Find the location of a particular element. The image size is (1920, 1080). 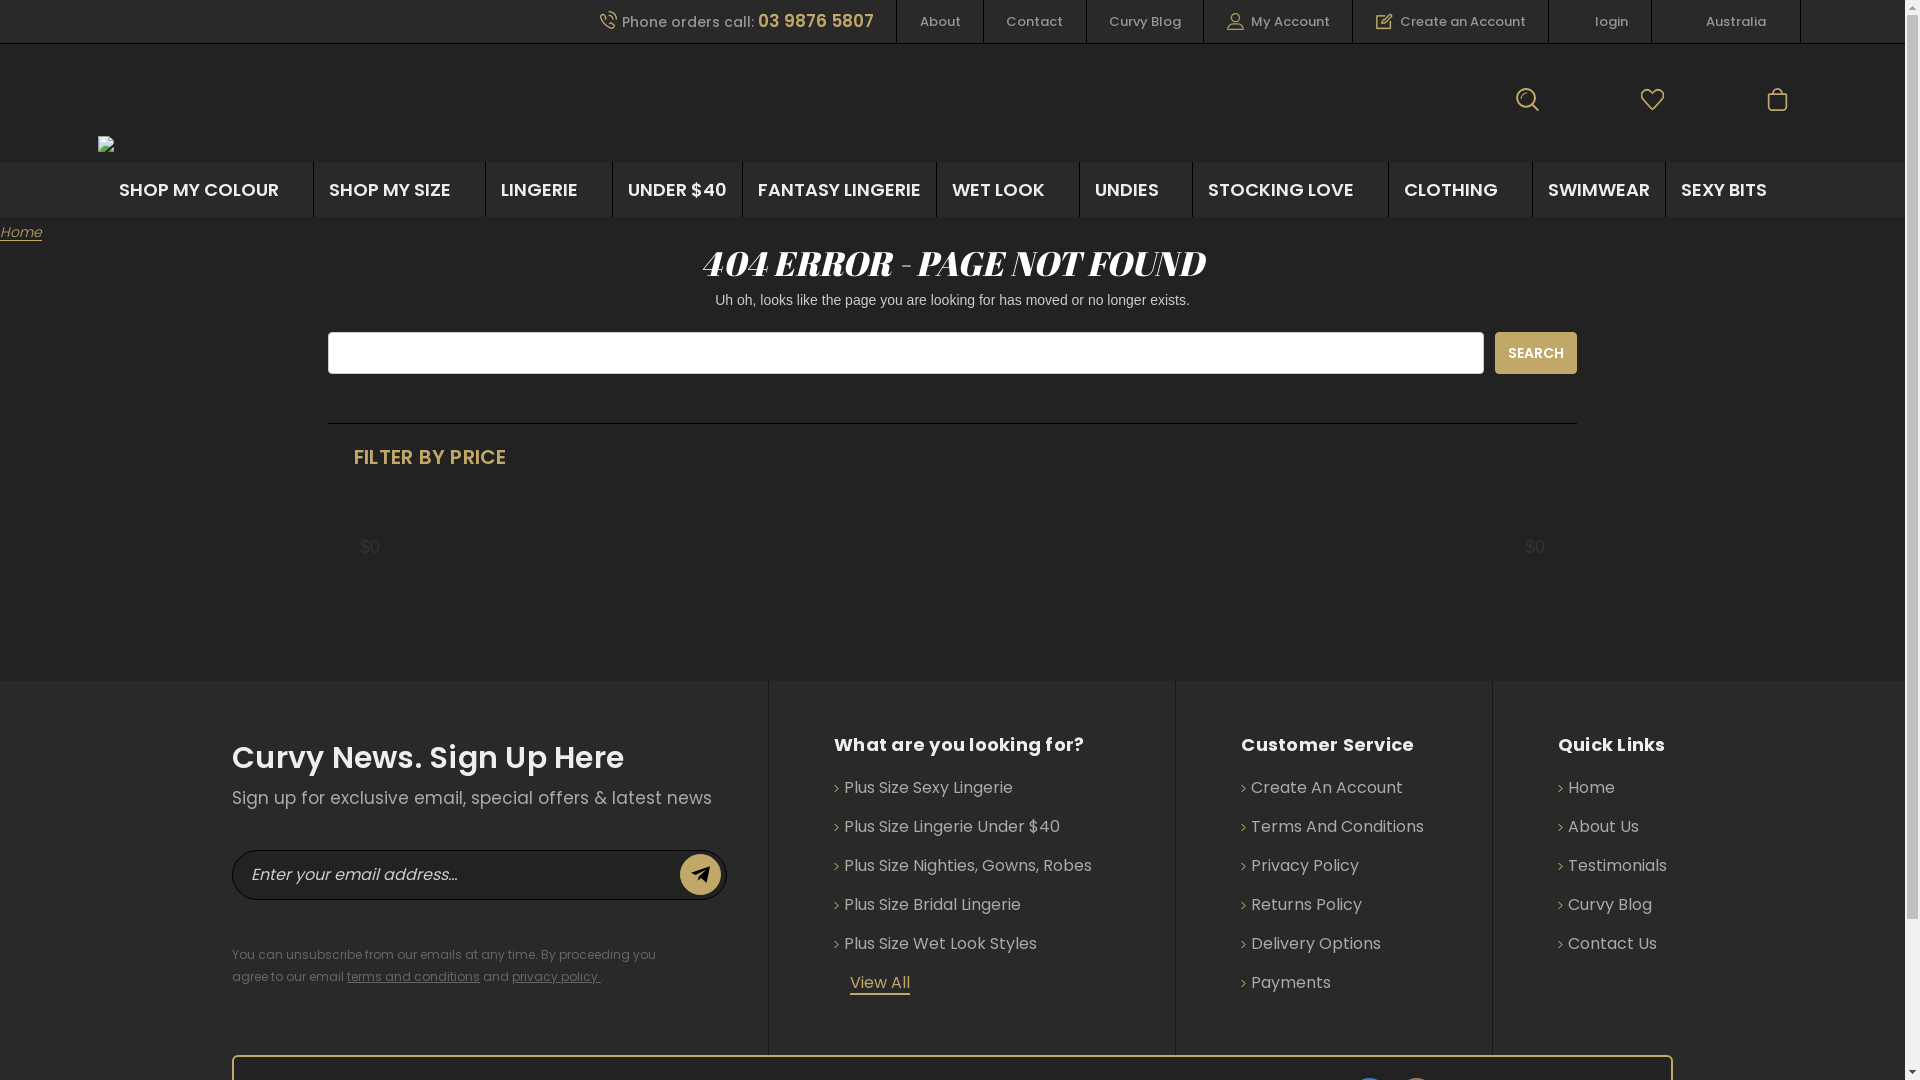

'Create An Account' is located at coordinates (1321, 786).